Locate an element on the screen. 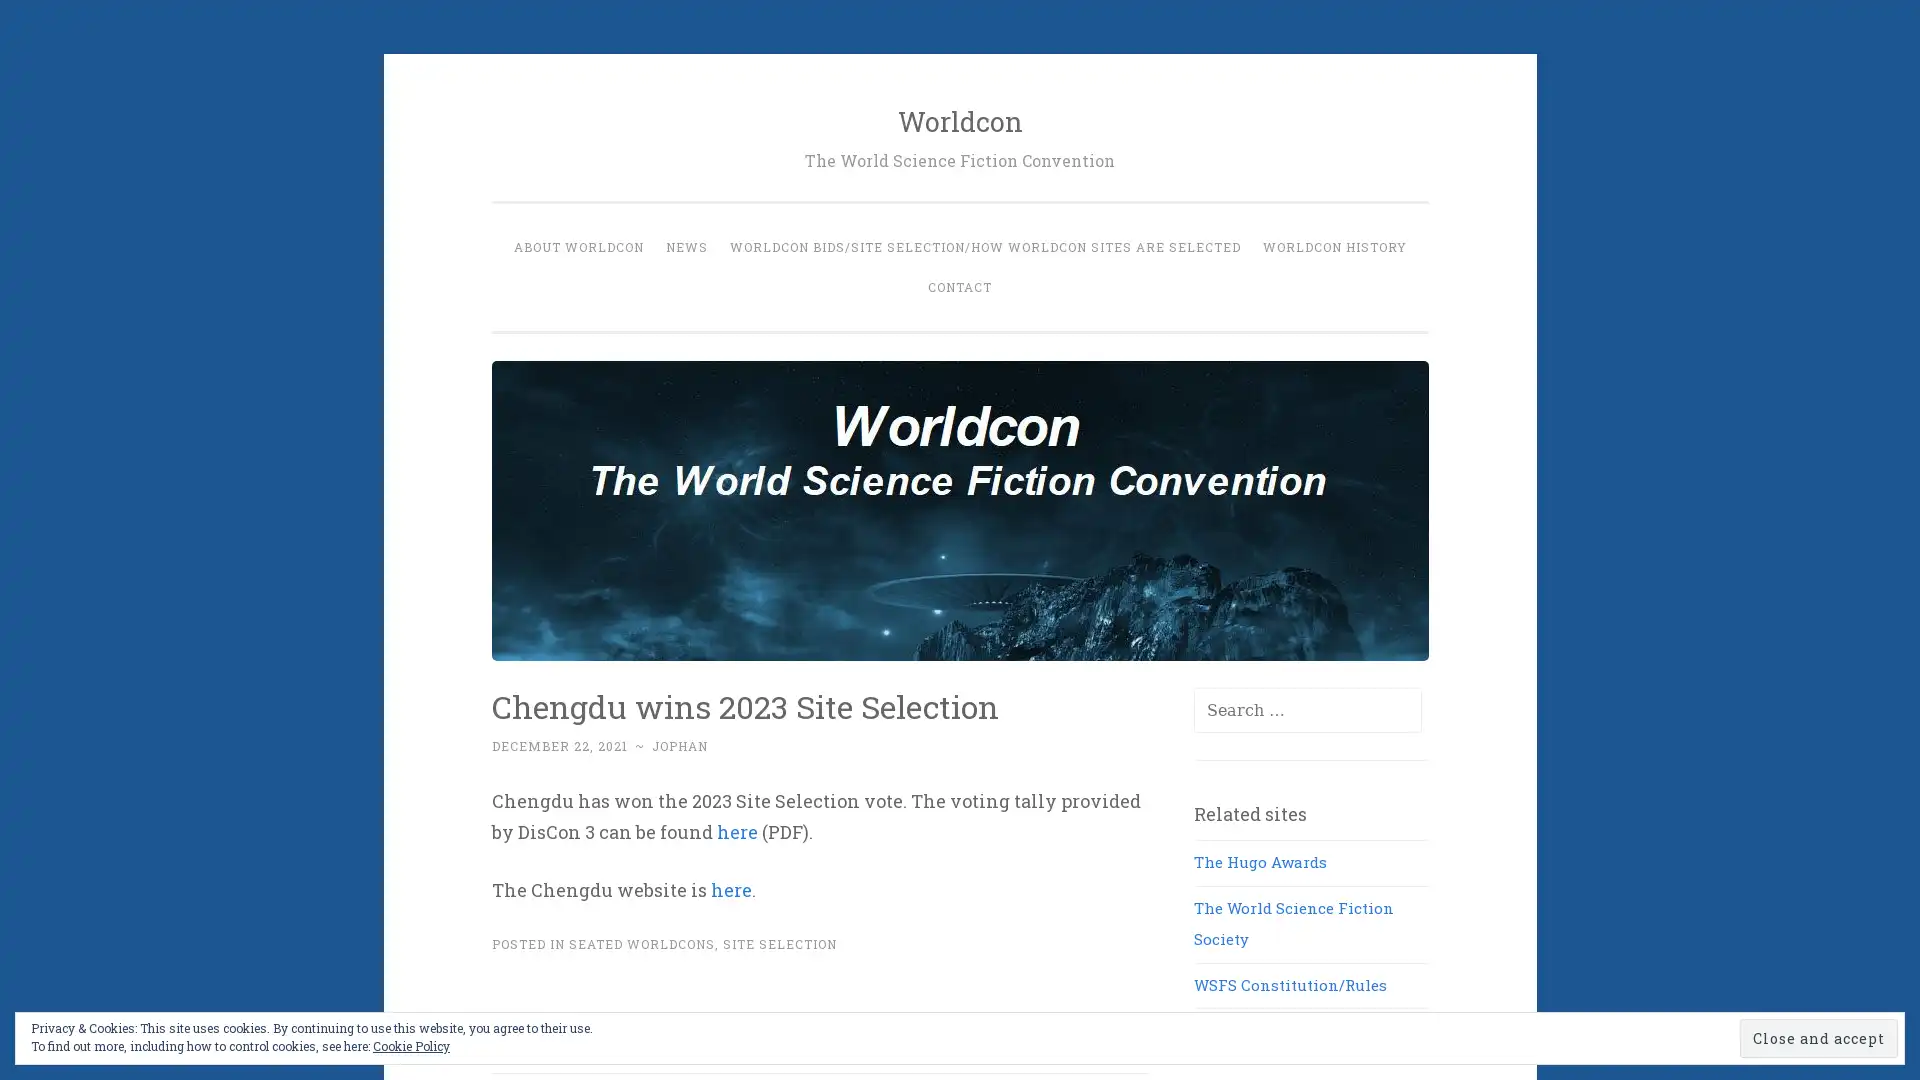  Close and accept is located at coordinates (1819, 1037).